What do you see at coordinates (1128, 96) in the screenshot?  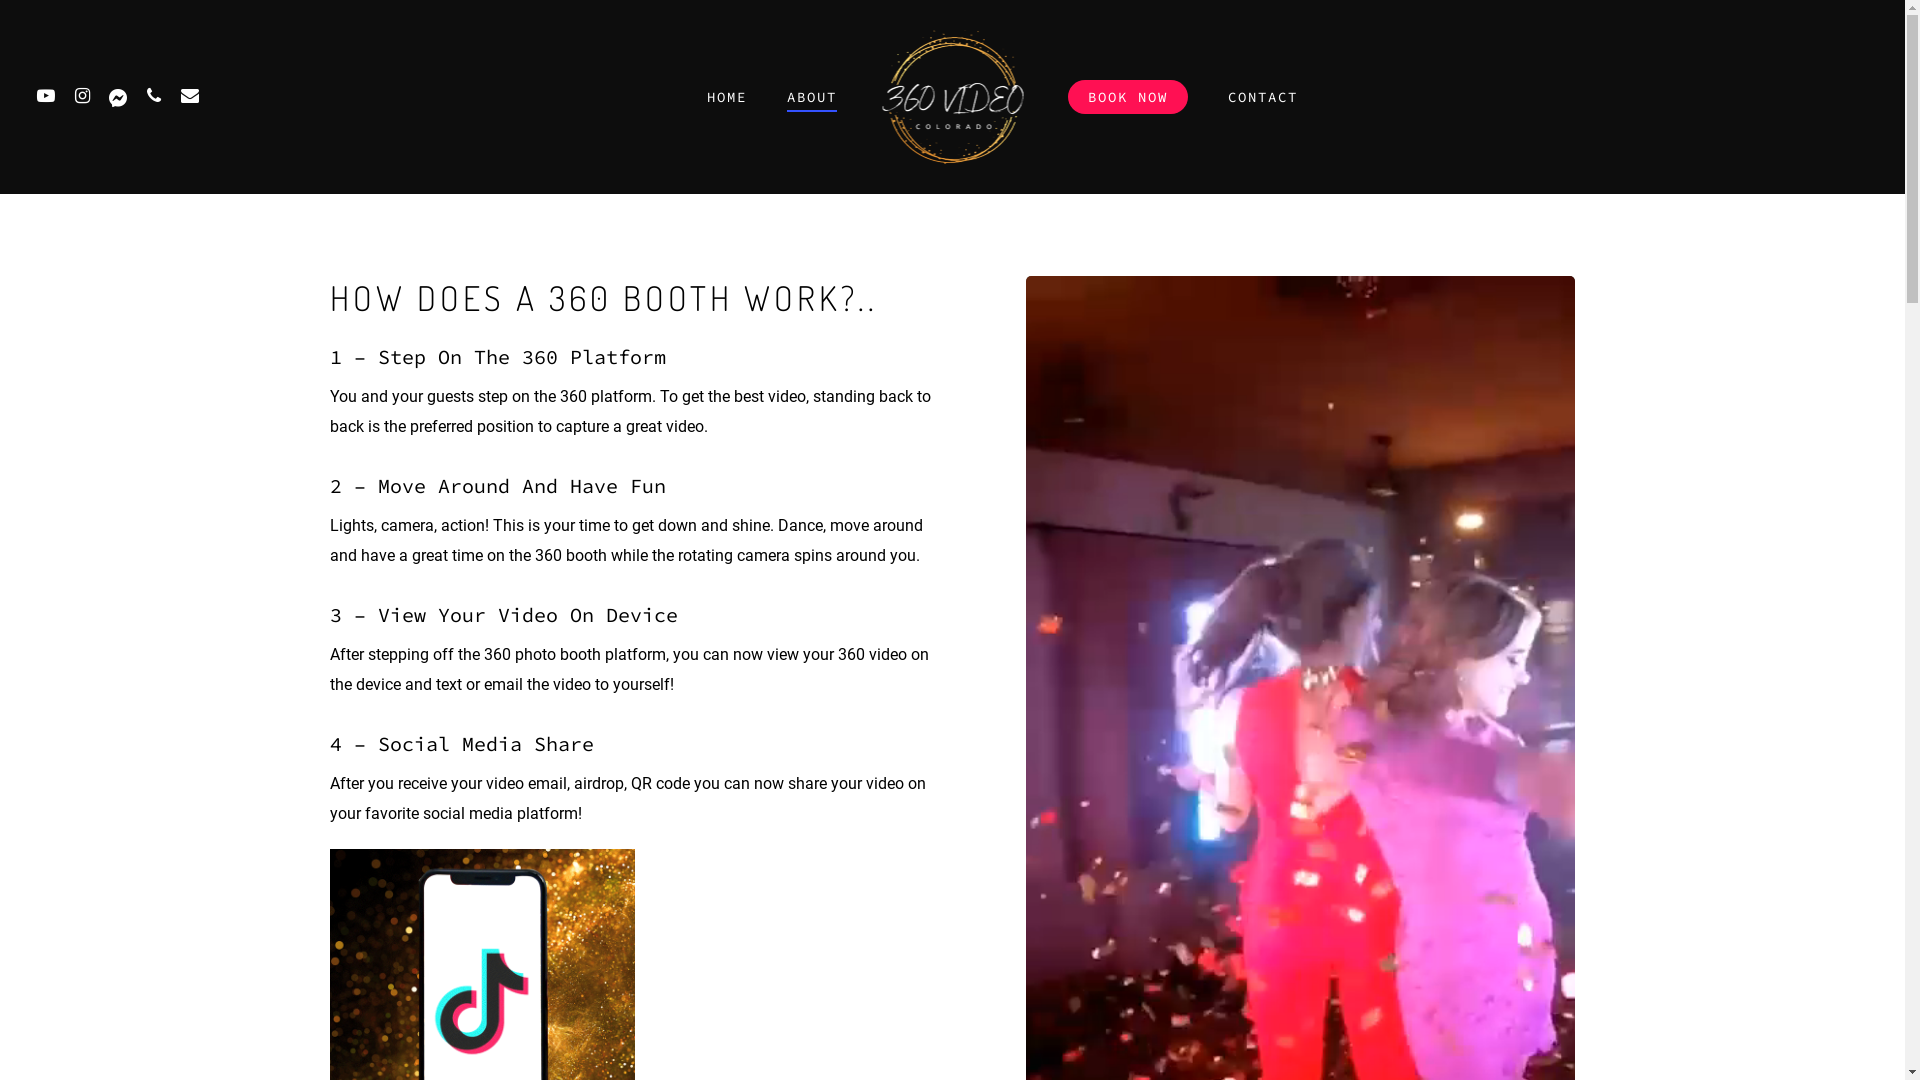 I see `'BOOK NOW'` at bounding box center [1128, 96].